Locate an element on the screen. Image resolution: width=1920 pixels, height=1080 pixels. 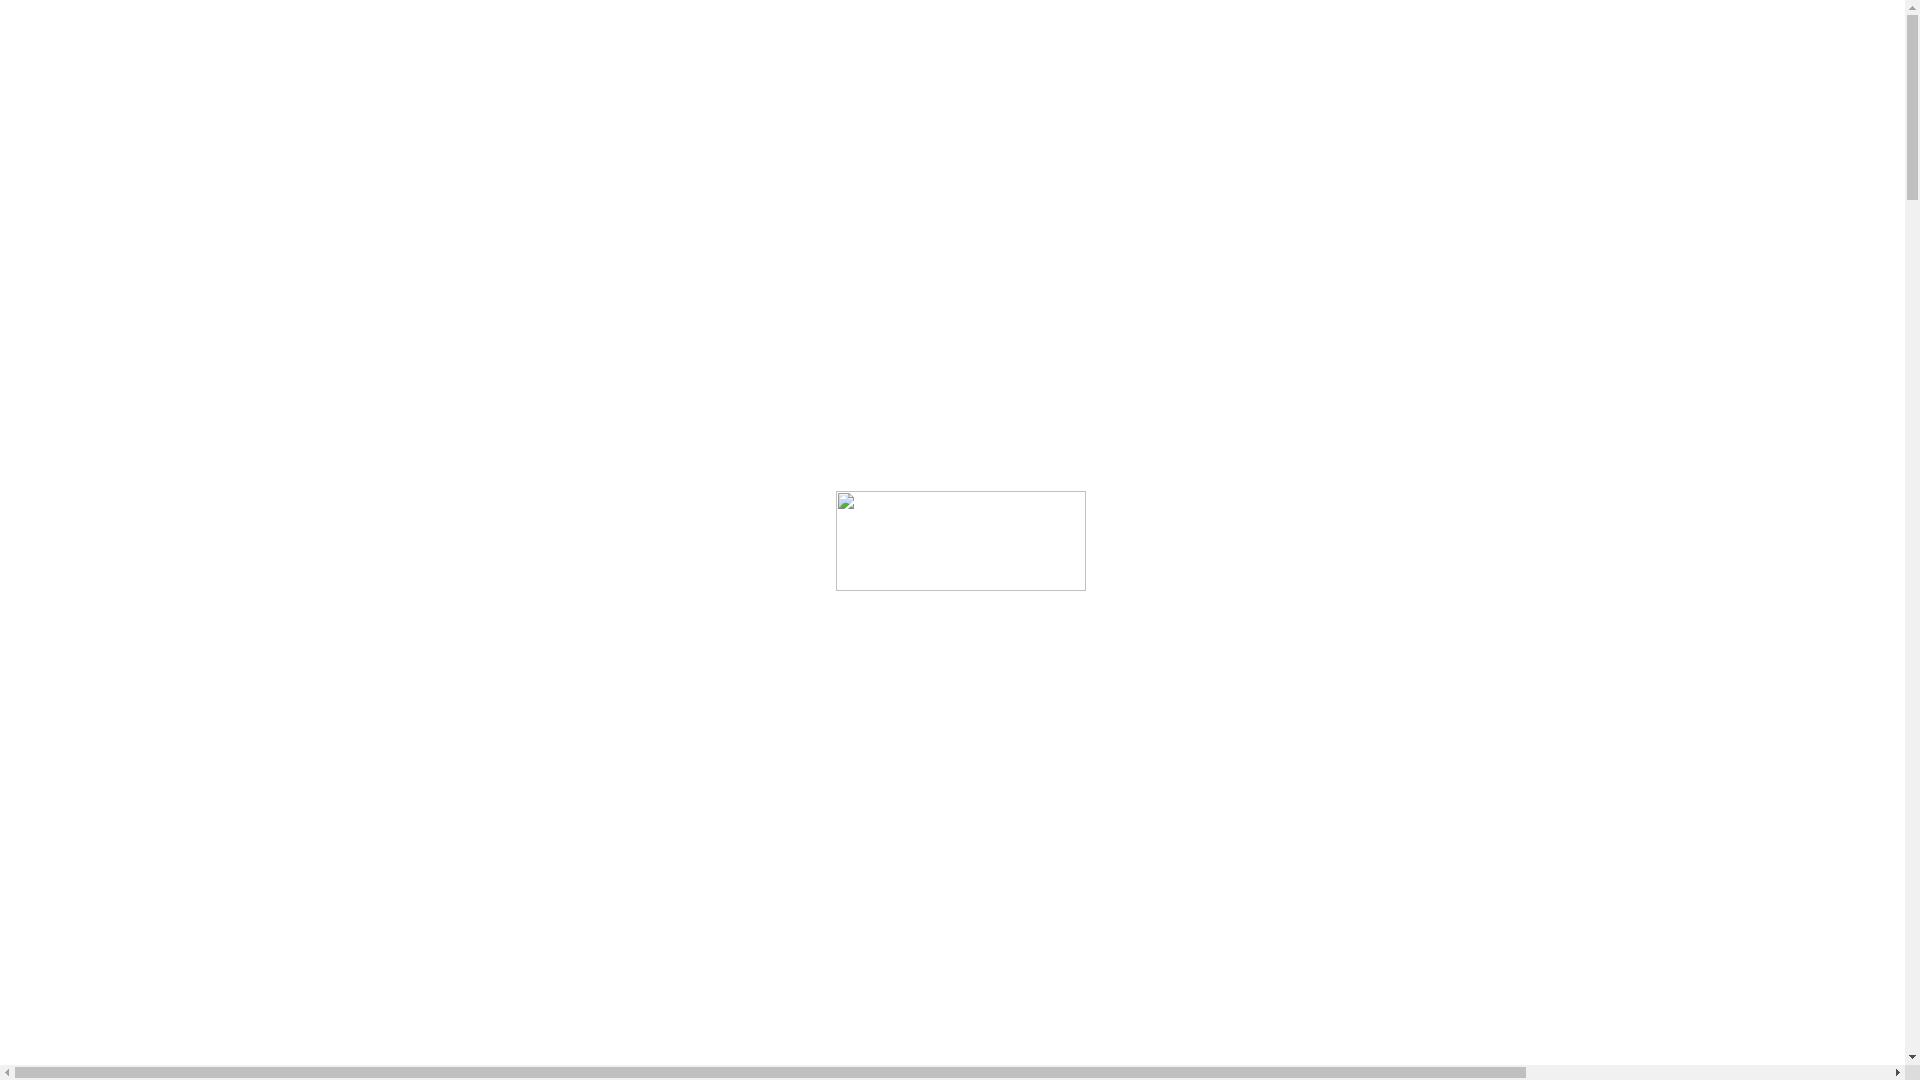
'Veelgestelde vragen' is located at coordinates (110, 300).